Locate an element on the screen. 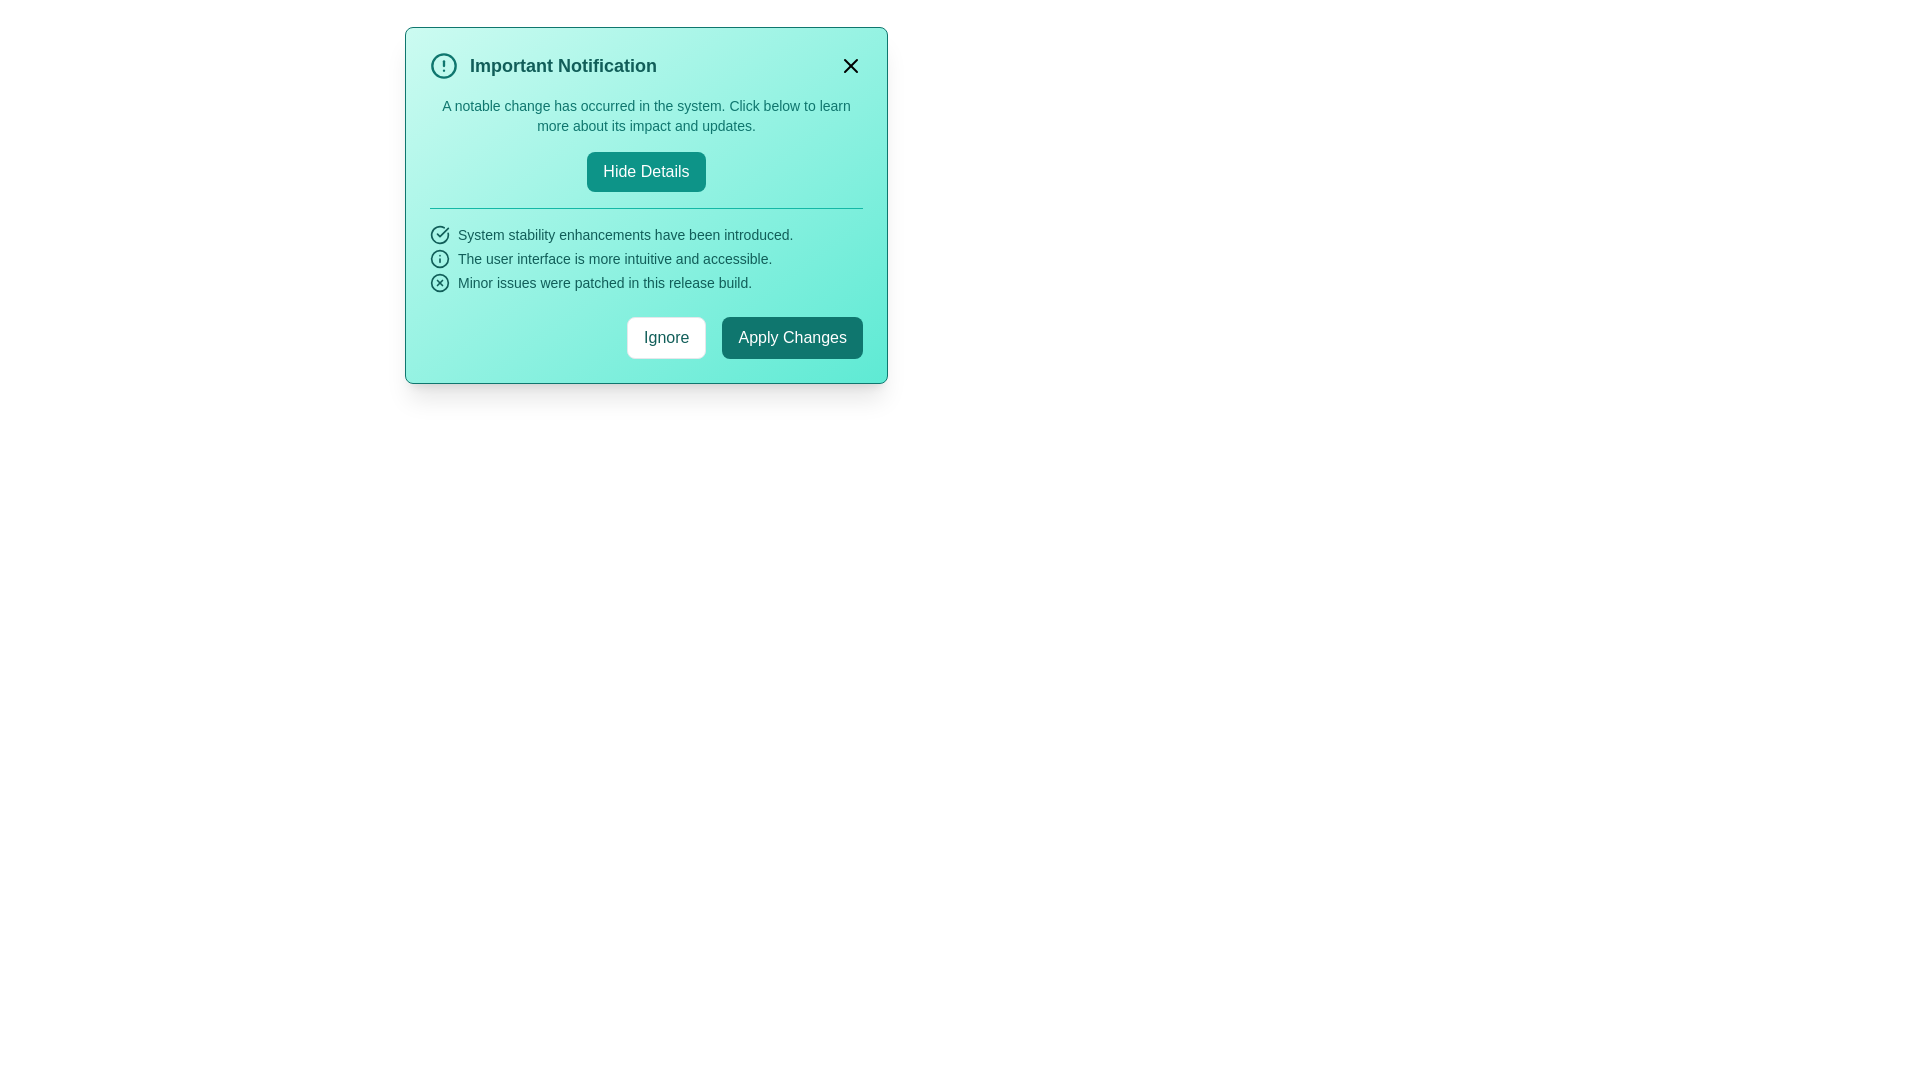 The image size is (1920, 1080). the first SVG icon indicating a completed or successful state, located to the left of the text 'System stability enhancements have been introduced.' is located at coordinates (439, 234).